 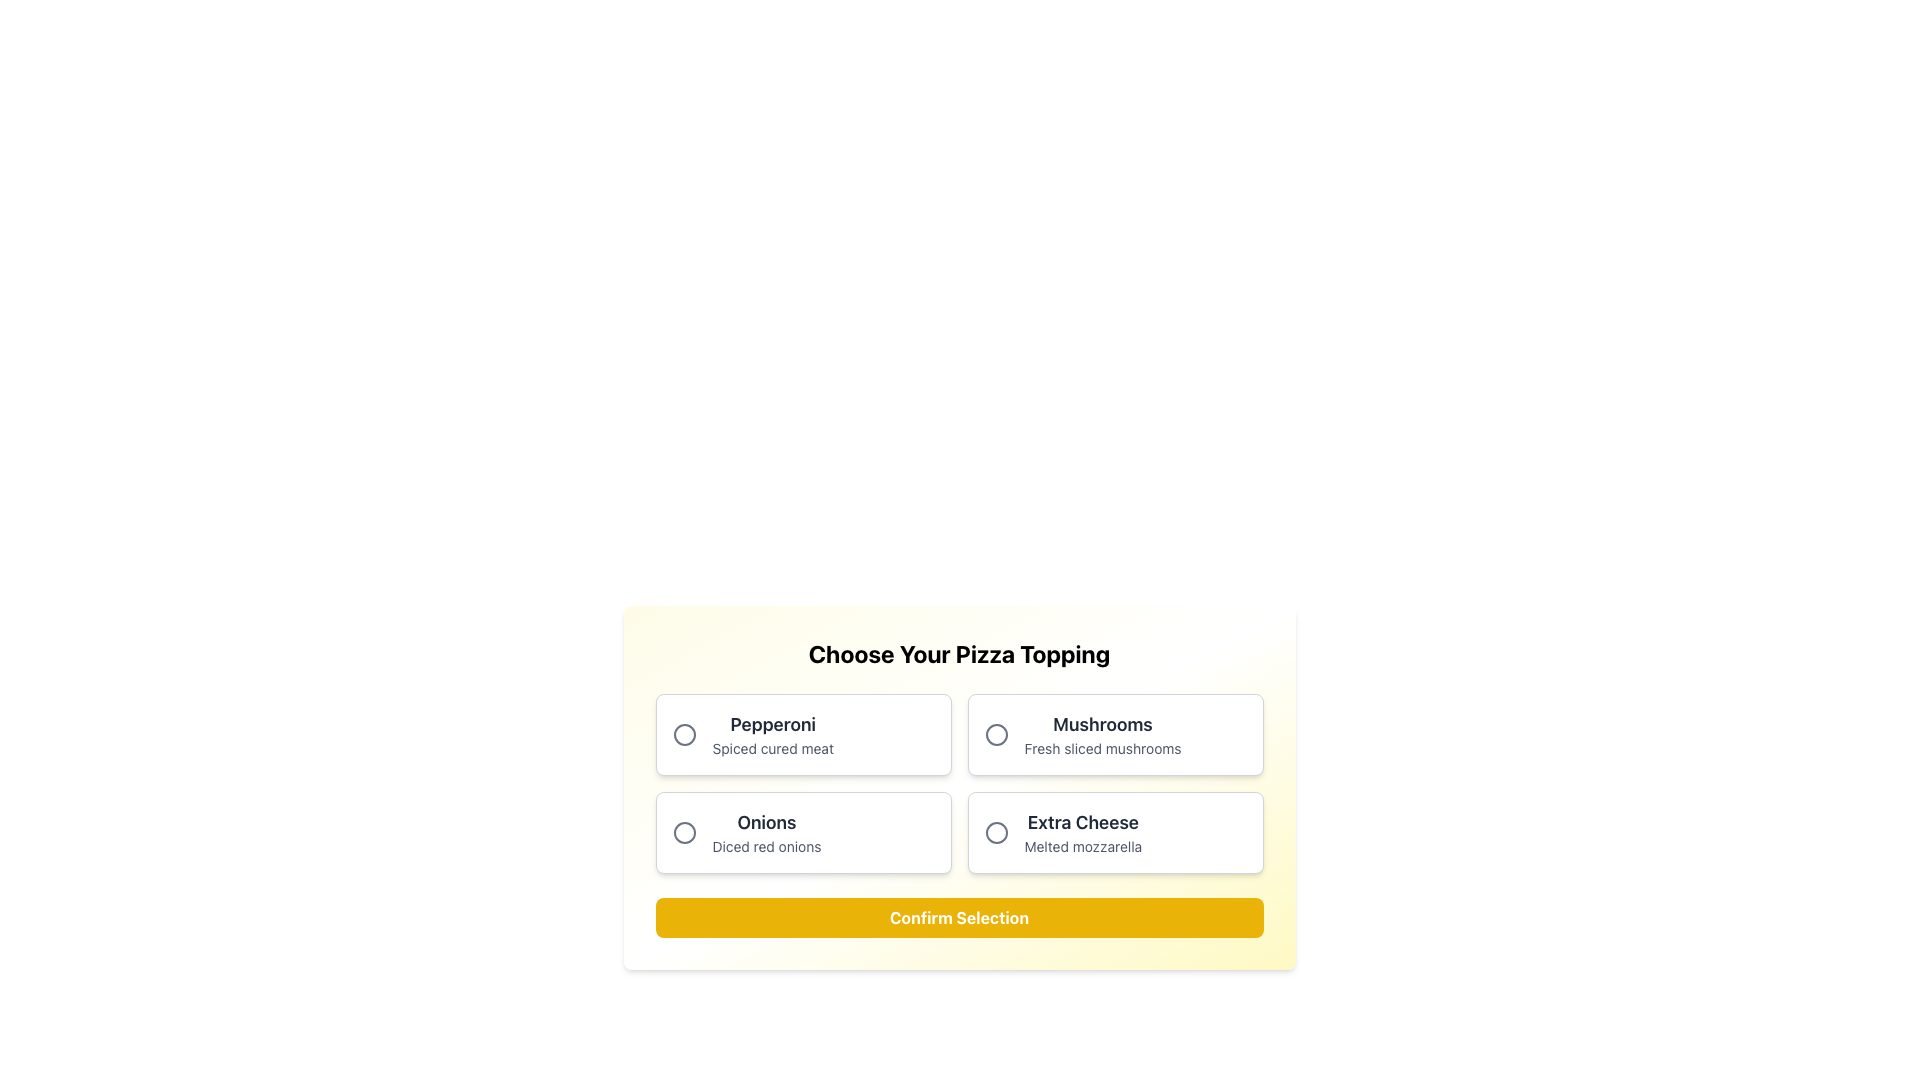 I want to click on the bold text label stating 'Extra Cheese' located in the bottom-right section of the pizza topping selection menu, positioned above the description text 'Melted mozzarella', so click(x=1082, y=822).